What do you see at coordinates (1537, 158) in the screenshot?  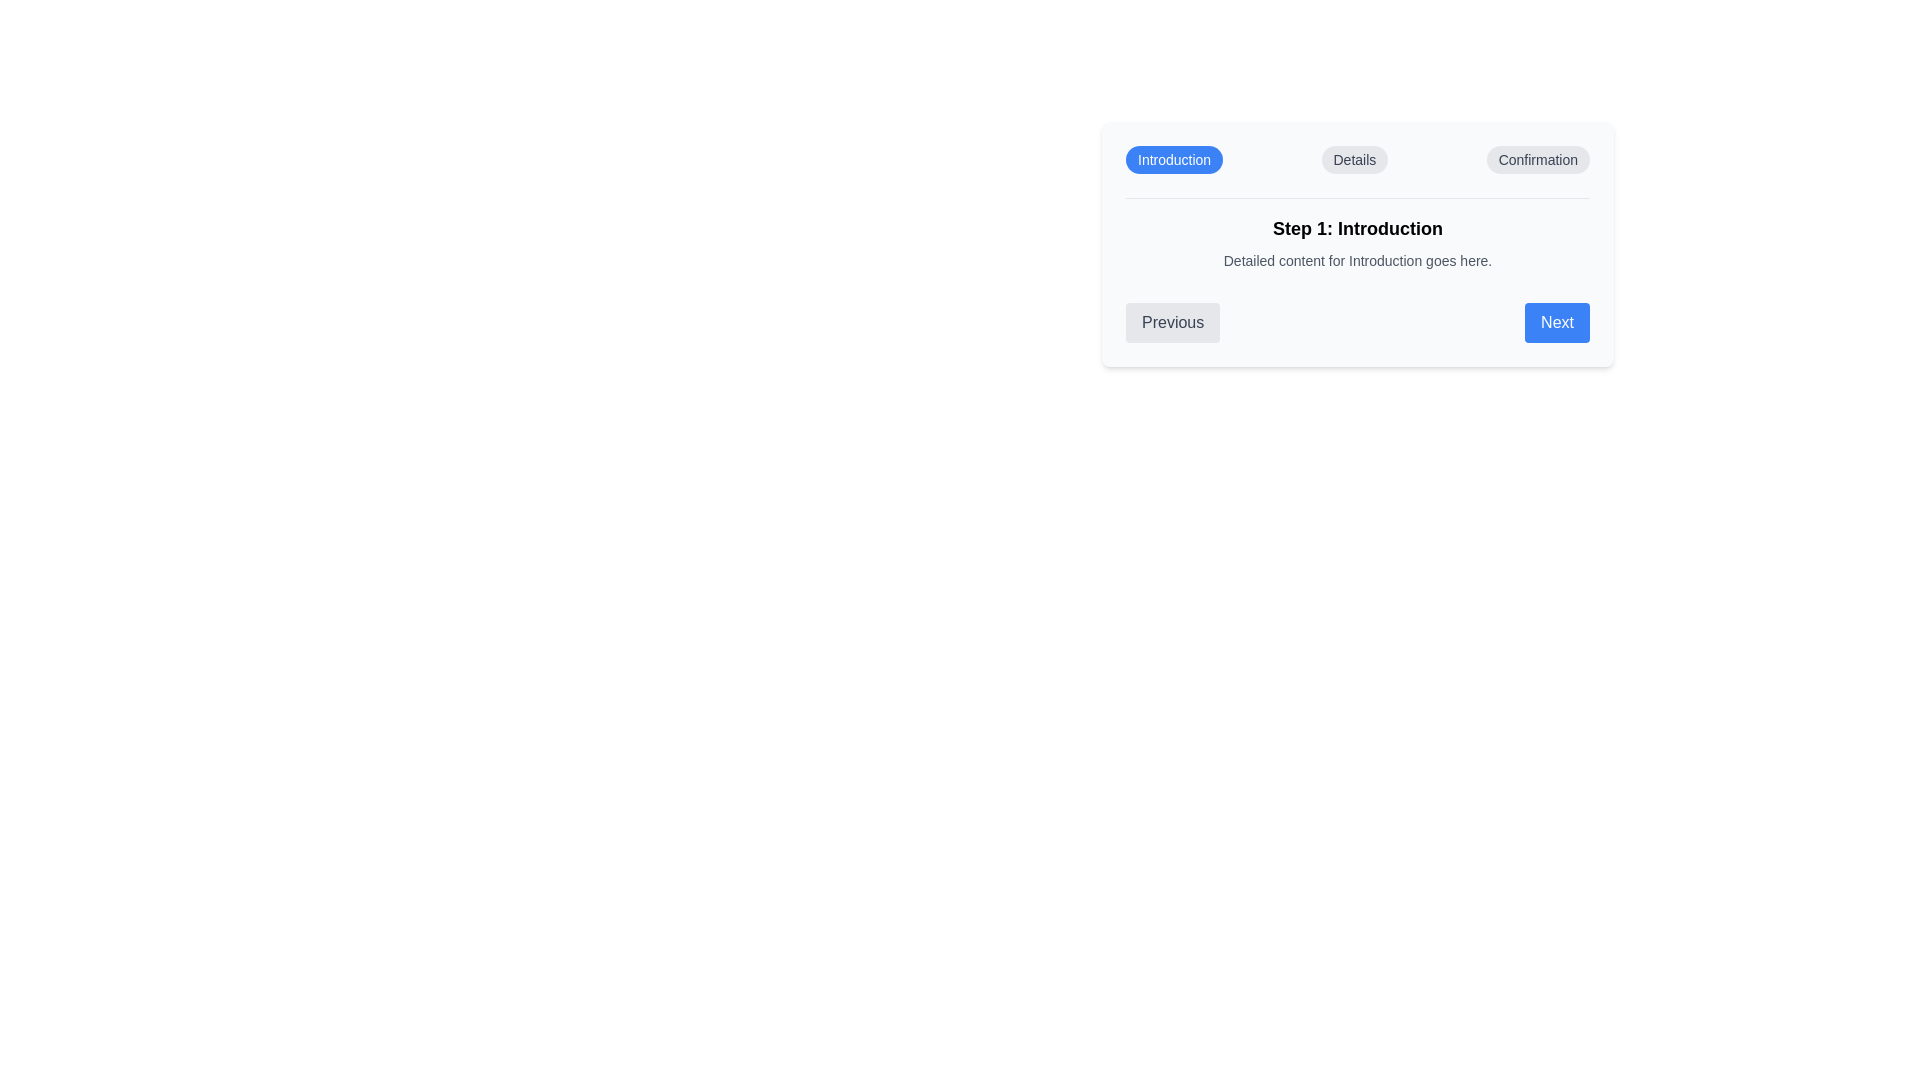 I see `the label of the step Confirmation to navigate to that step` at bounding box center [1537, 158].